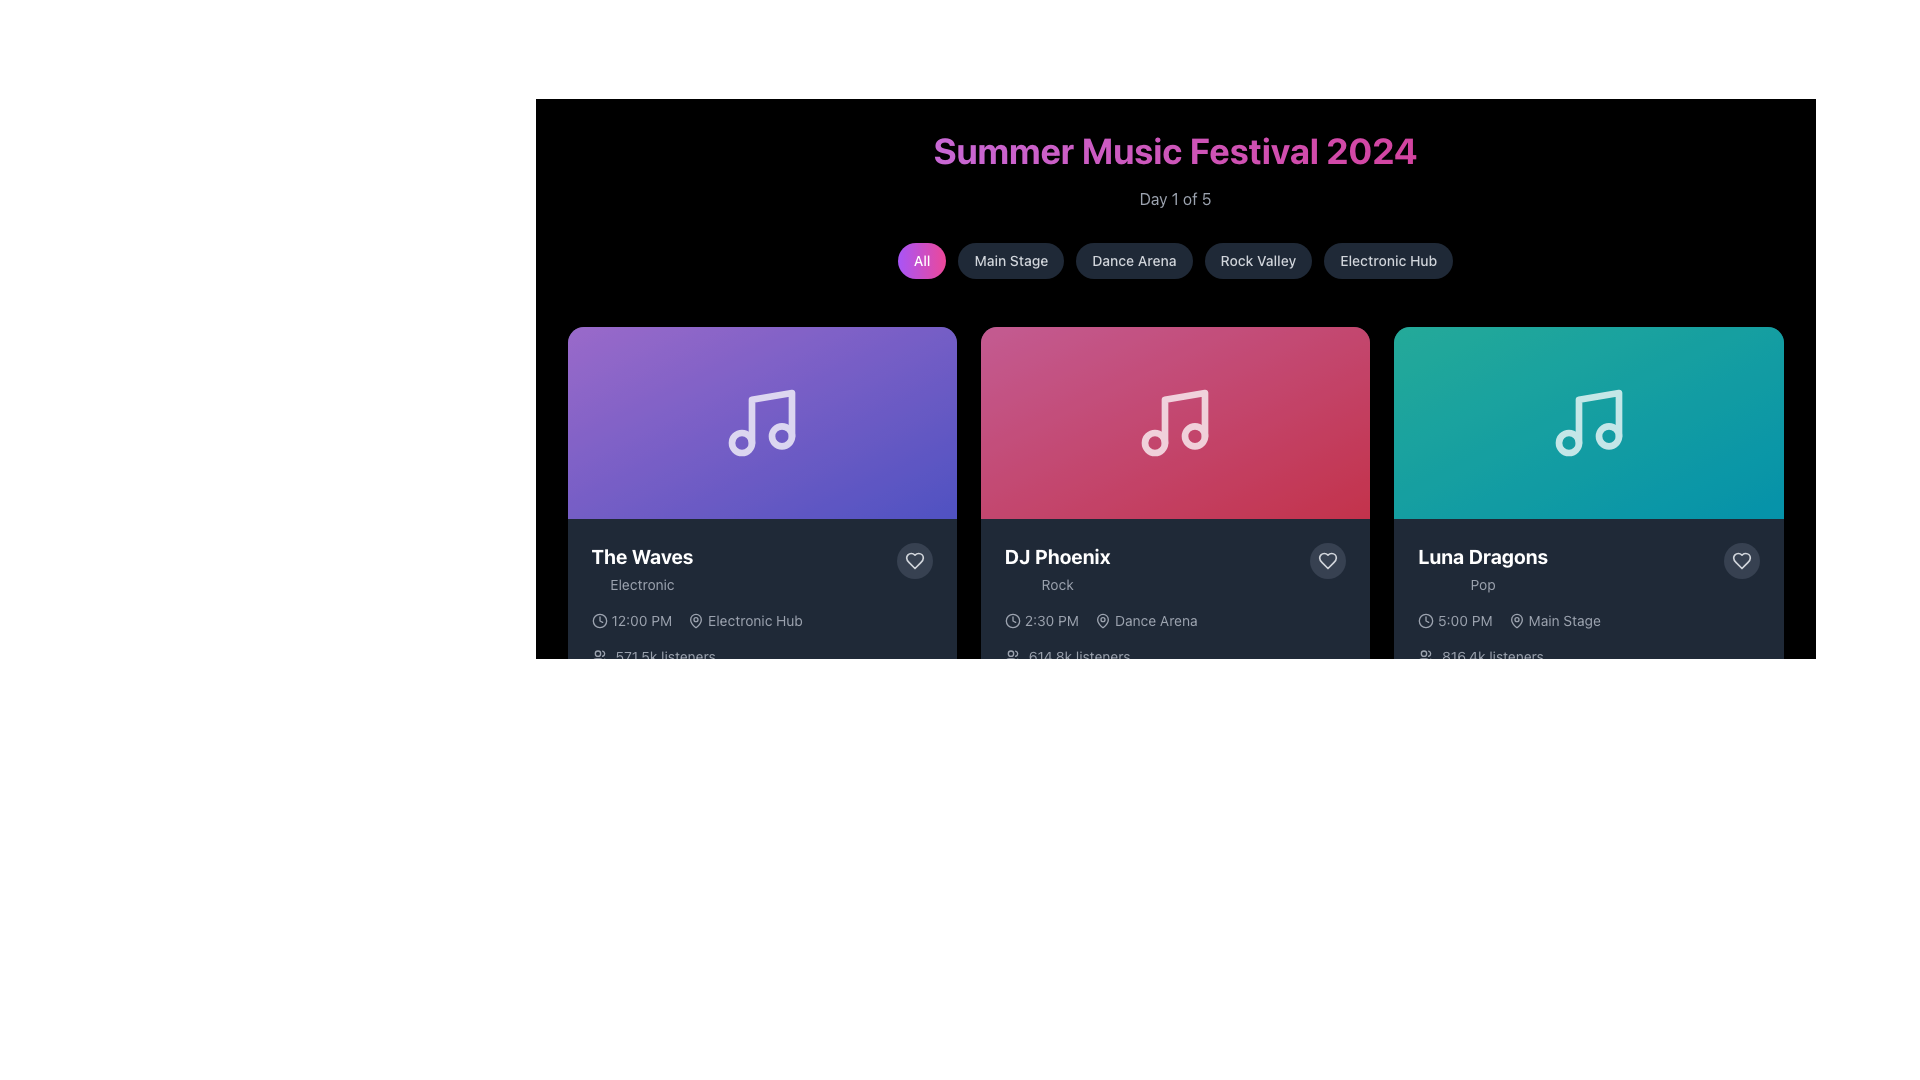 This screenshot has width=1920, height=1080. Describe the element at coordinates (1587, 422) in the screenshot. I see `the Decorative graphic with background at the top section of the 'Luna Dragons' card, which is the third card in the horizontally aligned group of music event cards under the 'Summer Music Festival 2024' title to interact with it` at that location.